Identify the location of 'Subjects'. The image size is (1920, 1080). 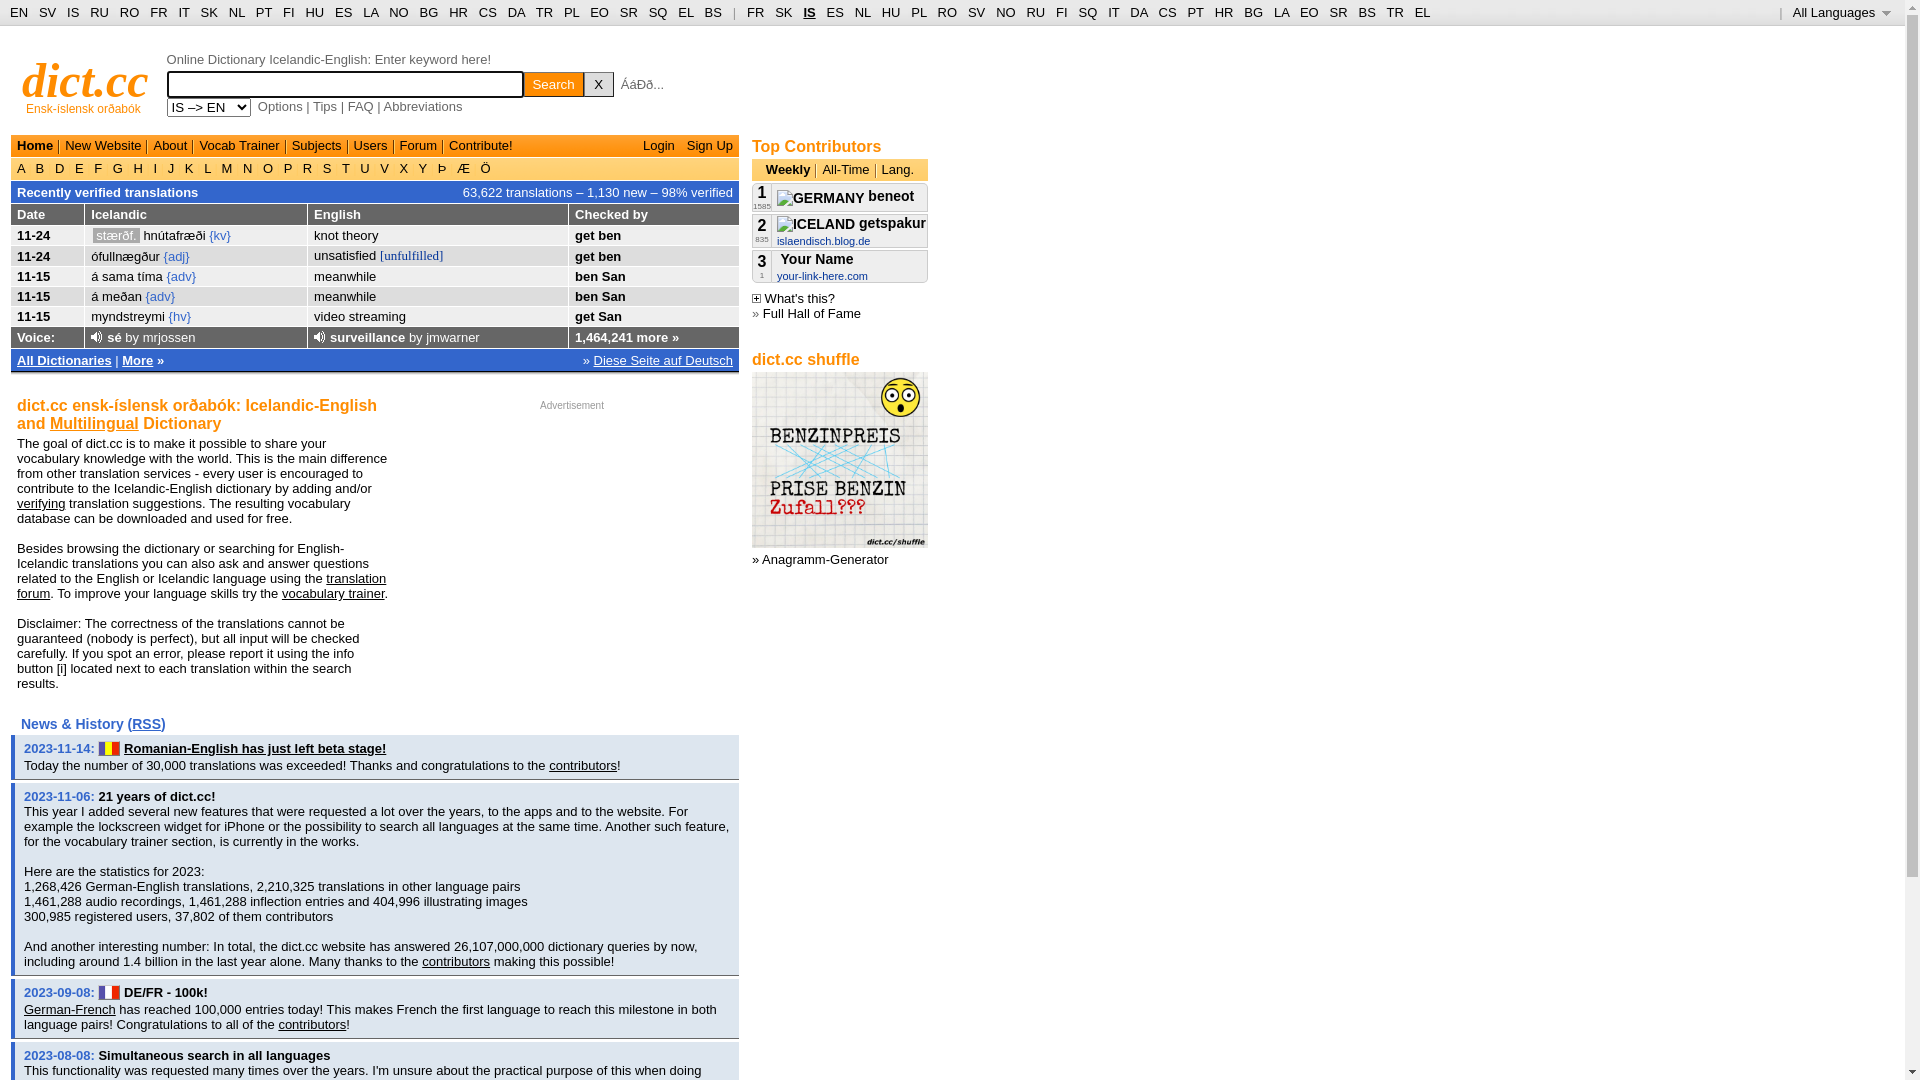
(315, 144).